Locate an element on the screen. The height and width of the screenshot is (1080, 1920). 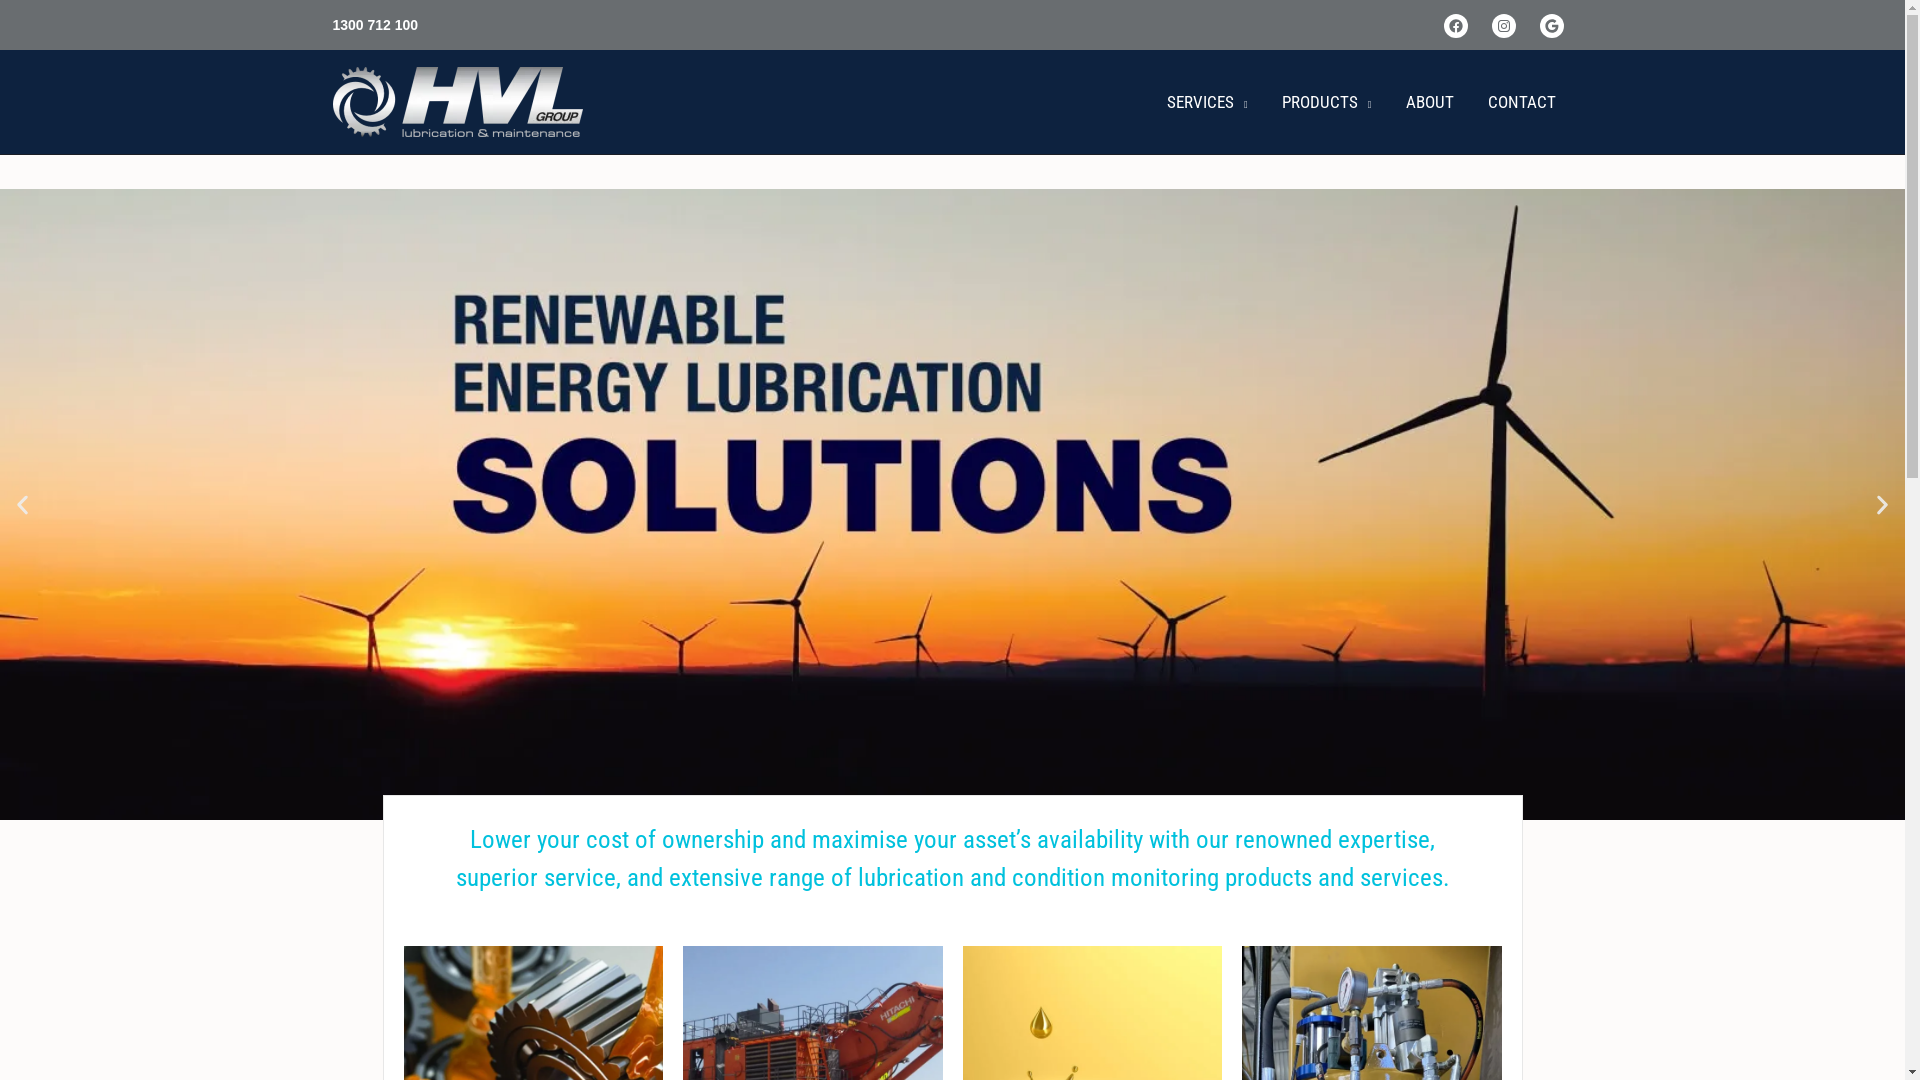
'1300 712 100' is located at coordinates (331, 24).